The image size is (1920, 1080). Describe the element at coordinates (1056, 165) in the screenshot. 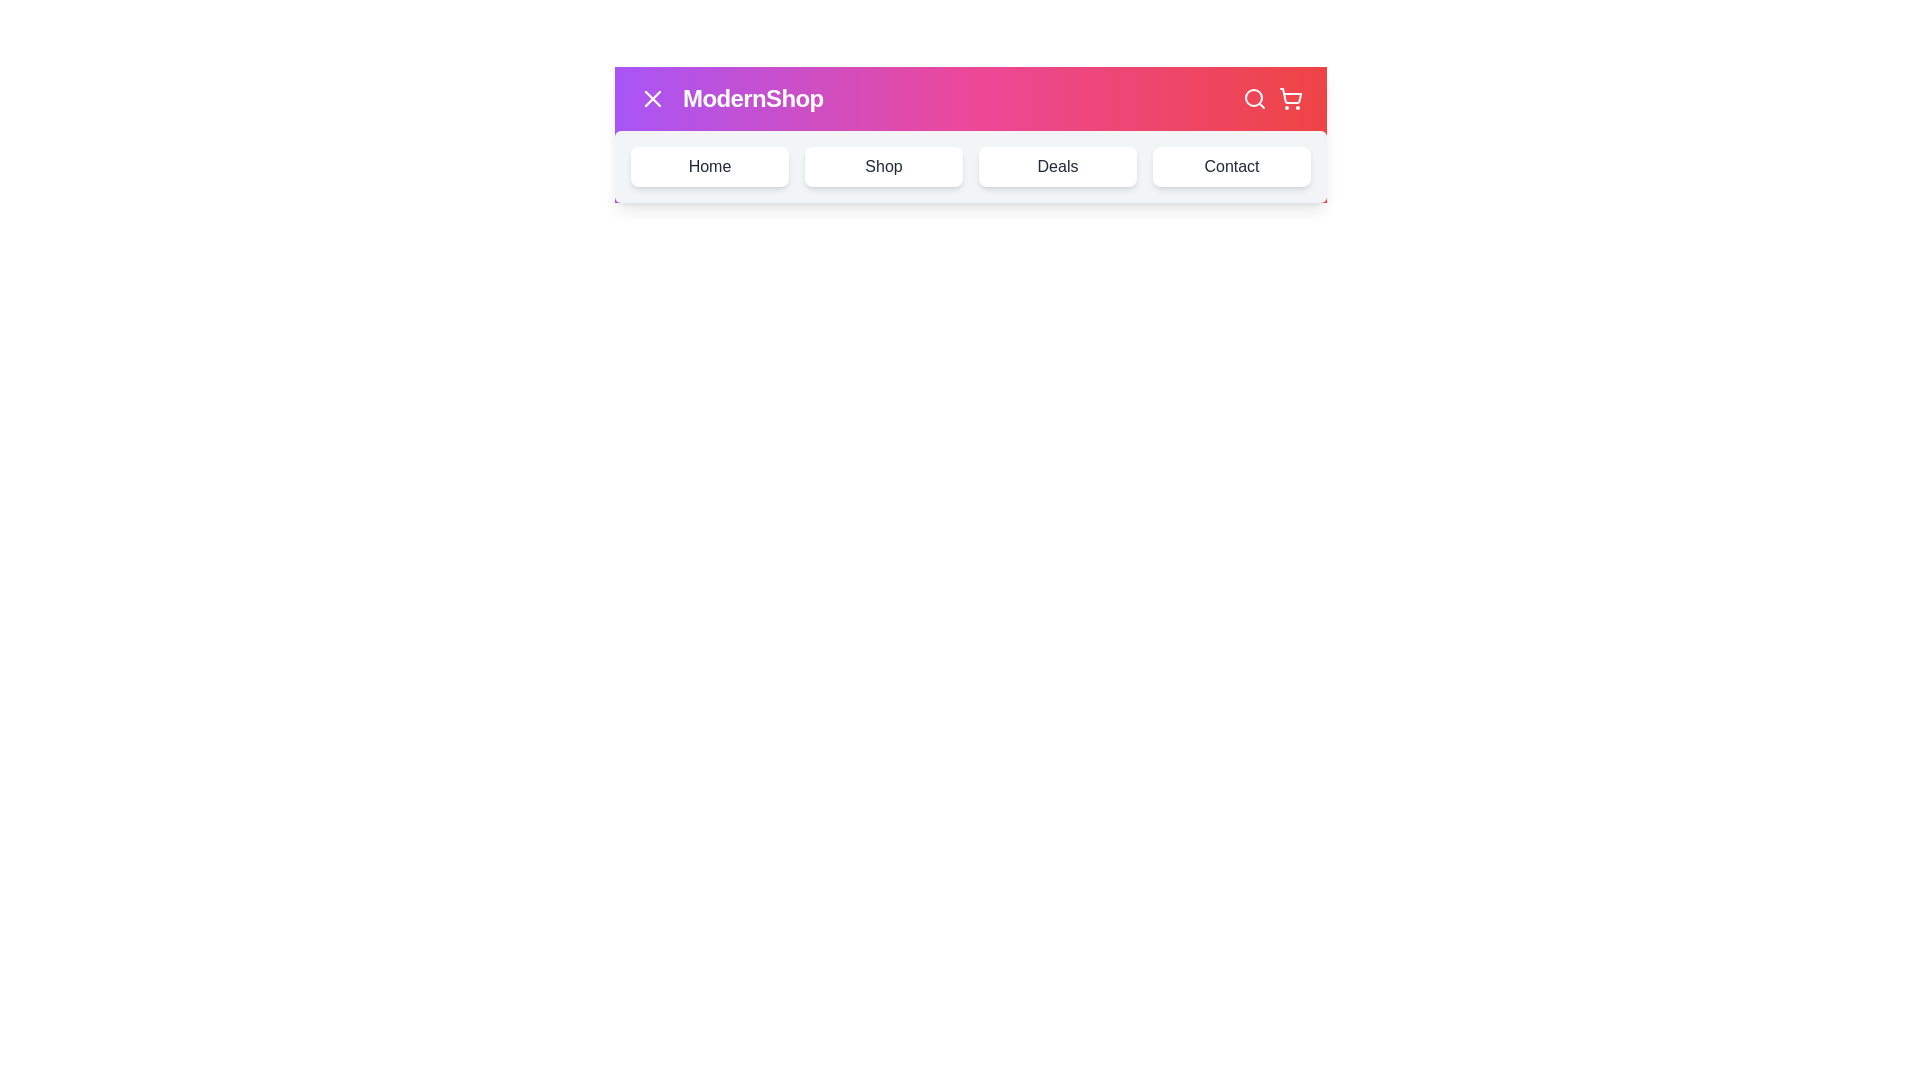

I see `the navigation link labeled Deals` at that location.